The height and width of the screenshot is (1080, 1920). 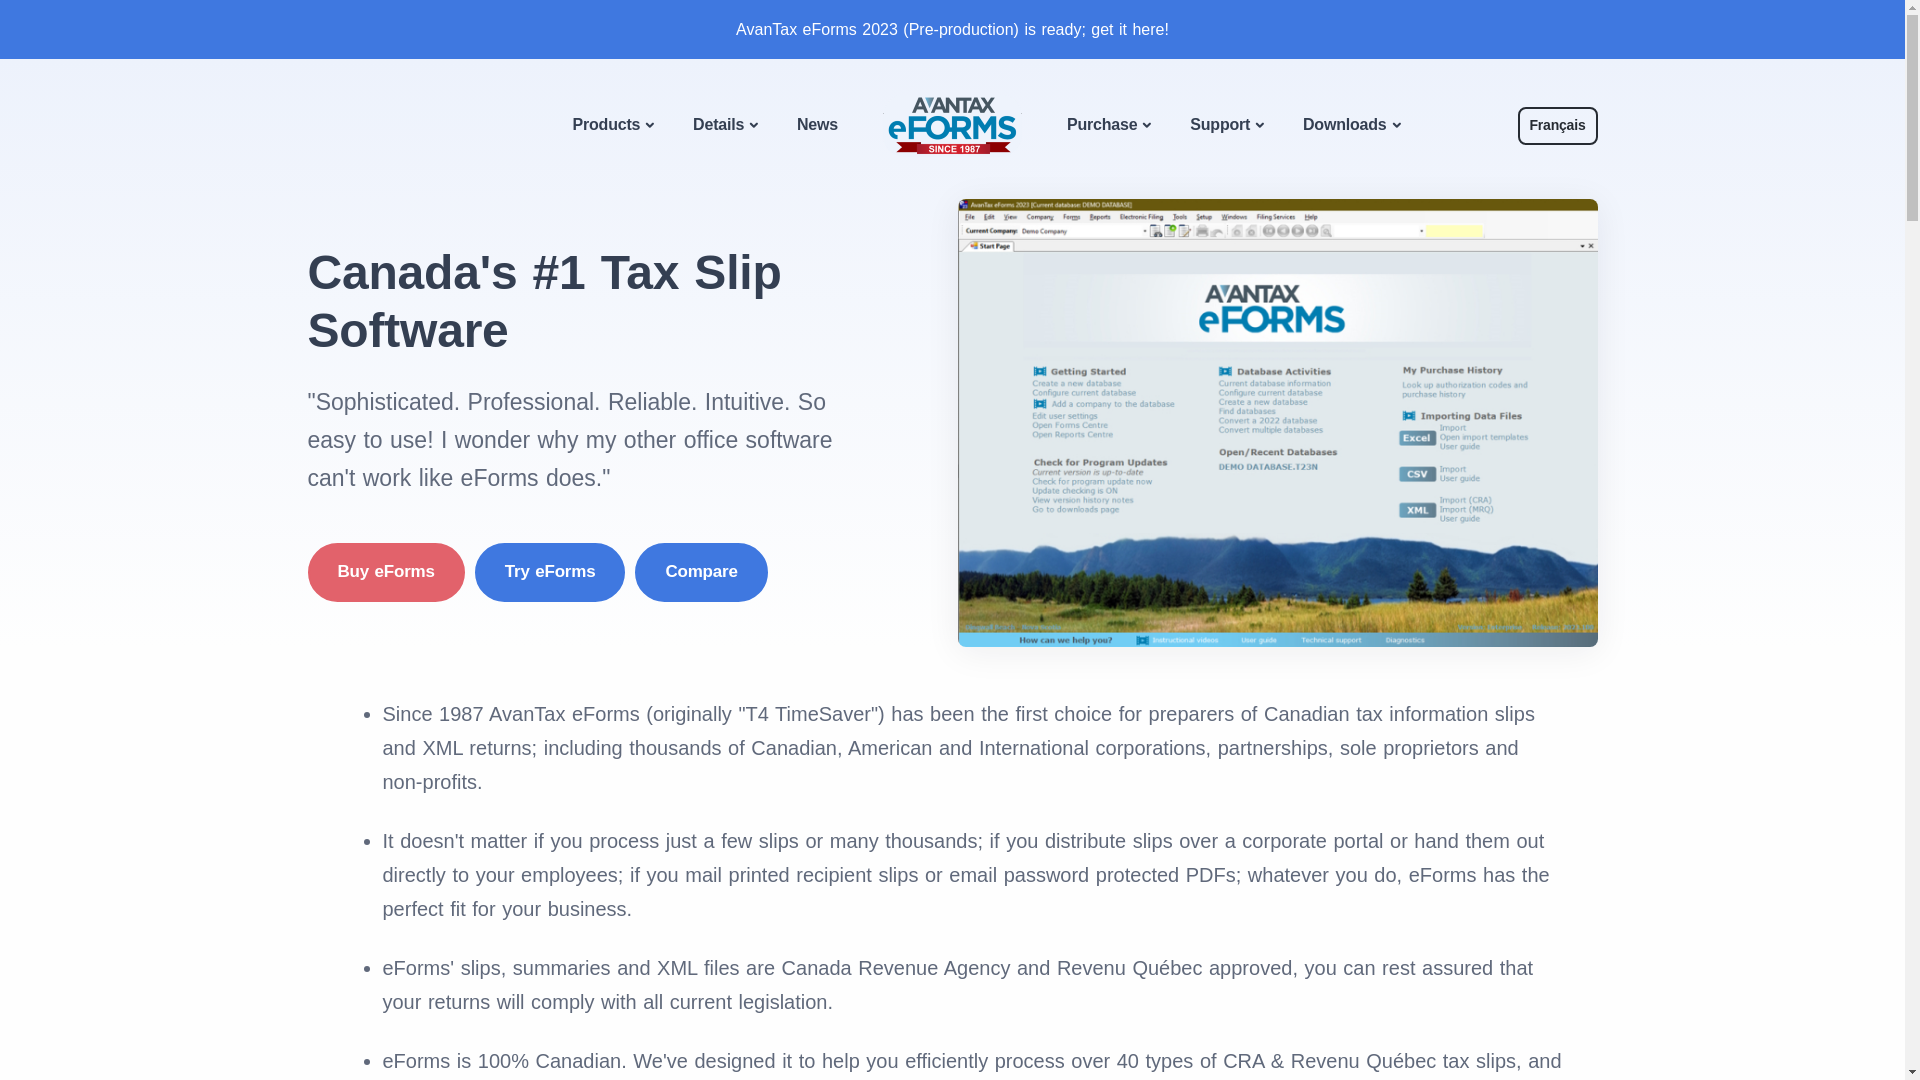 I want to click on 'Downloads', so click(x=1350, y=126).